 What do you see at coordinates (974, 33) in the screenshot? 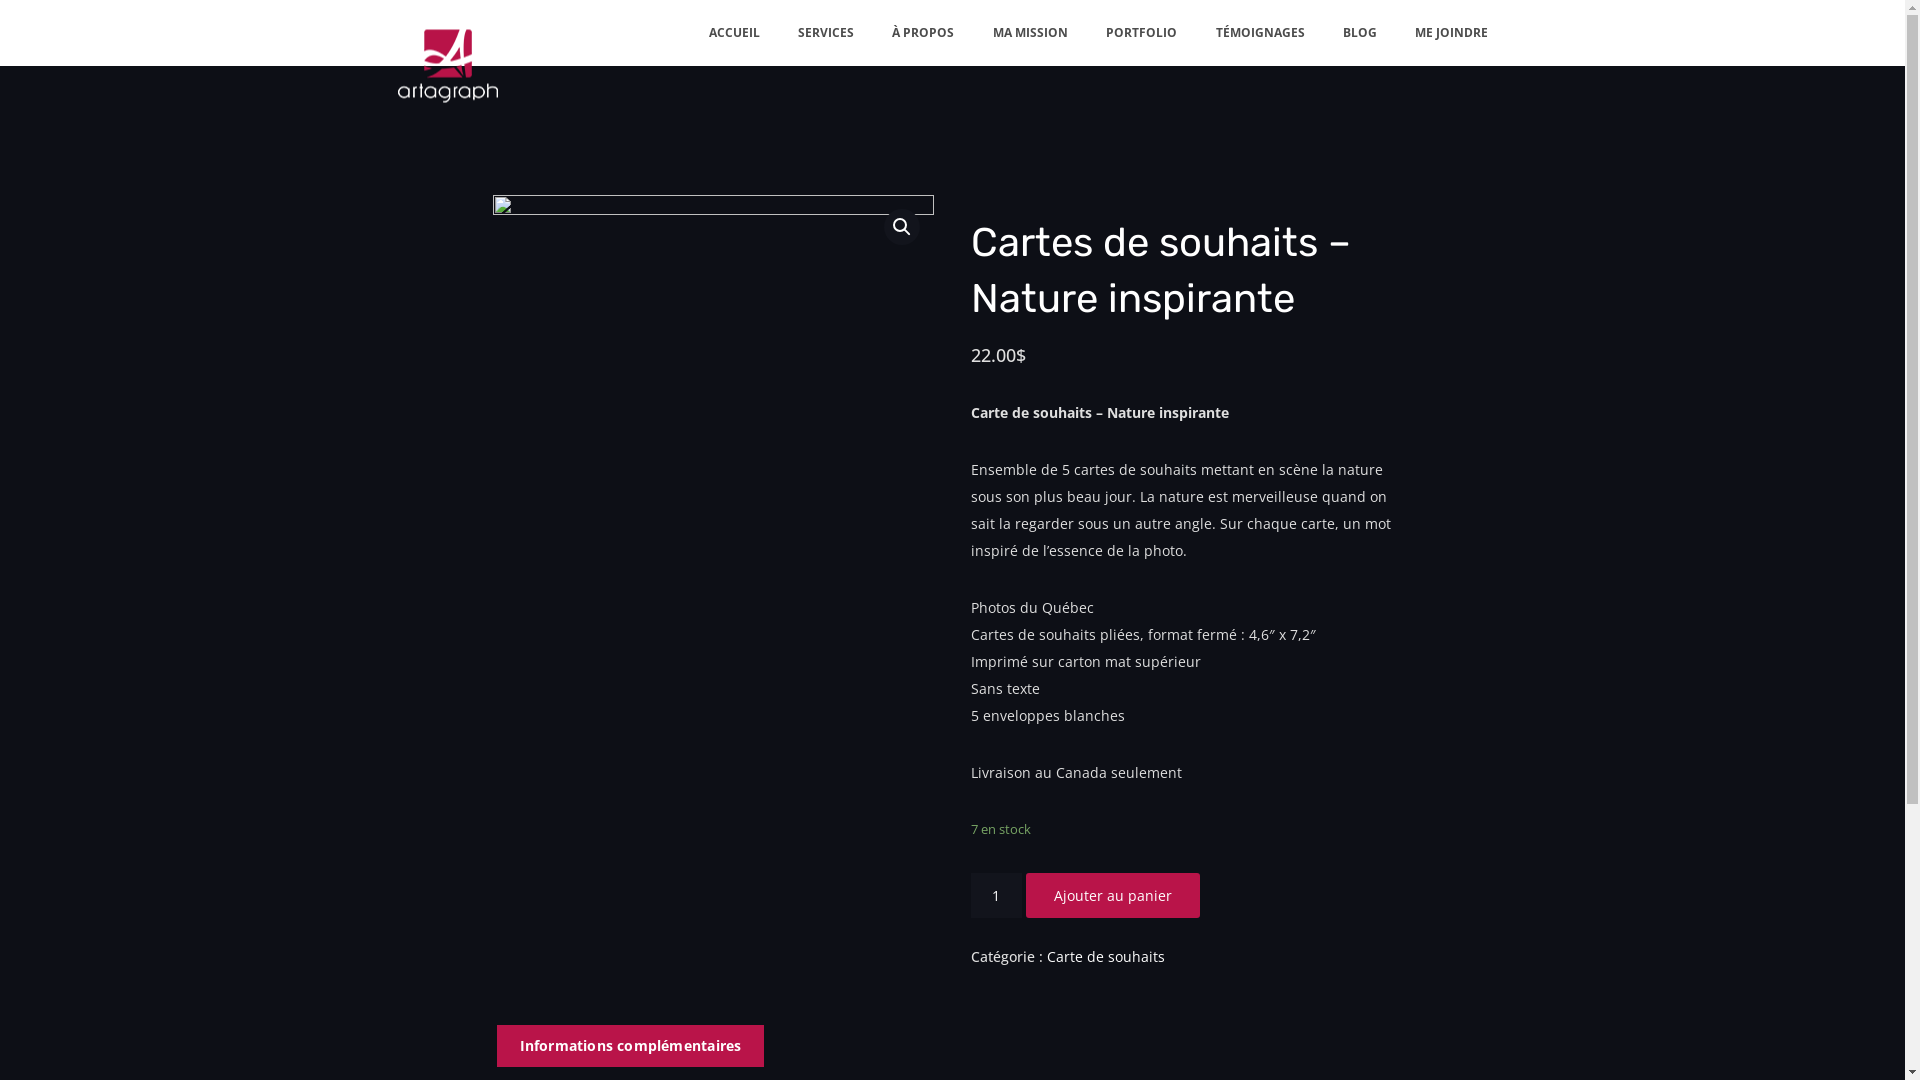
I see `'MA MISSION'` at bounding box center [974, 33].